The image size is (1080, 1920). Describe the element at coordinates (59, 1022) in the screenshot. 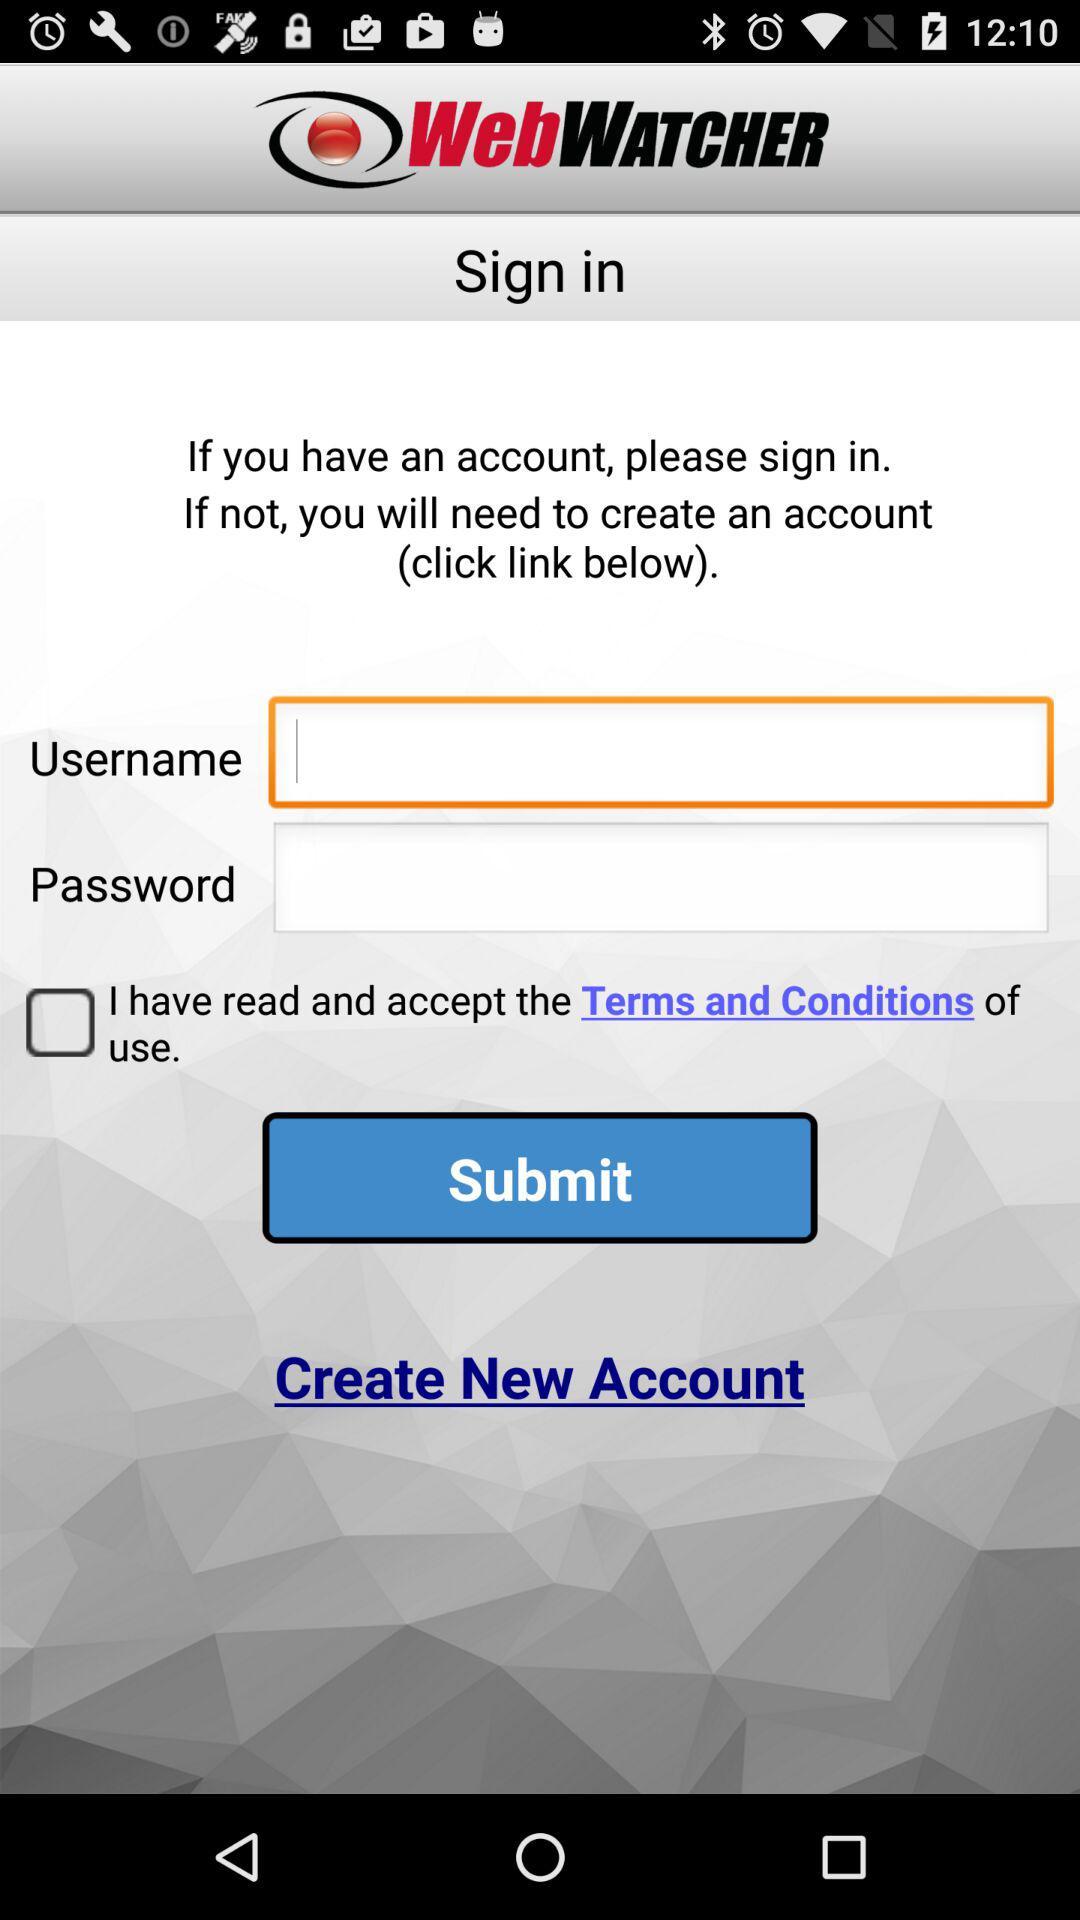

I see `item to the left of the i have read item` at that location.